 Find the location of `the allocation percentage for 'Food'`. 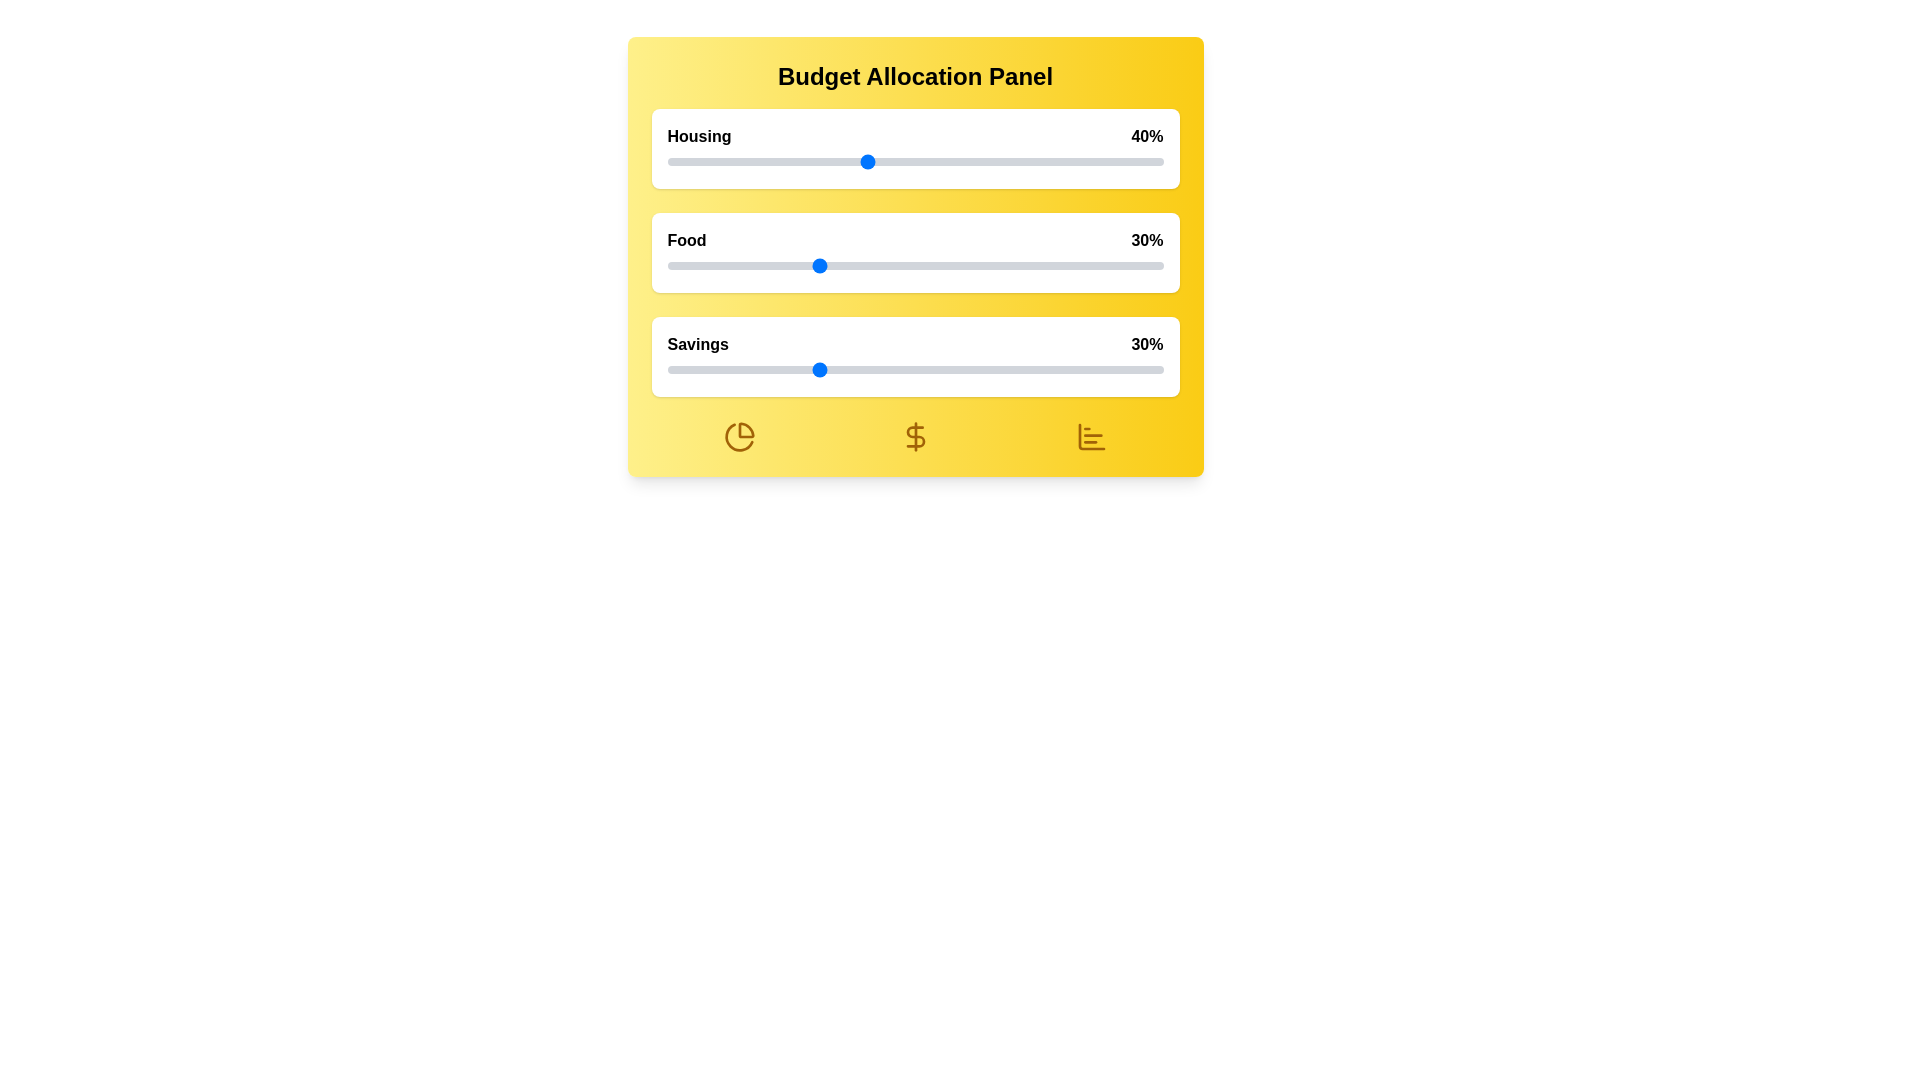

the allocation percentage for 'Food' is located at coordinates (730, 265).